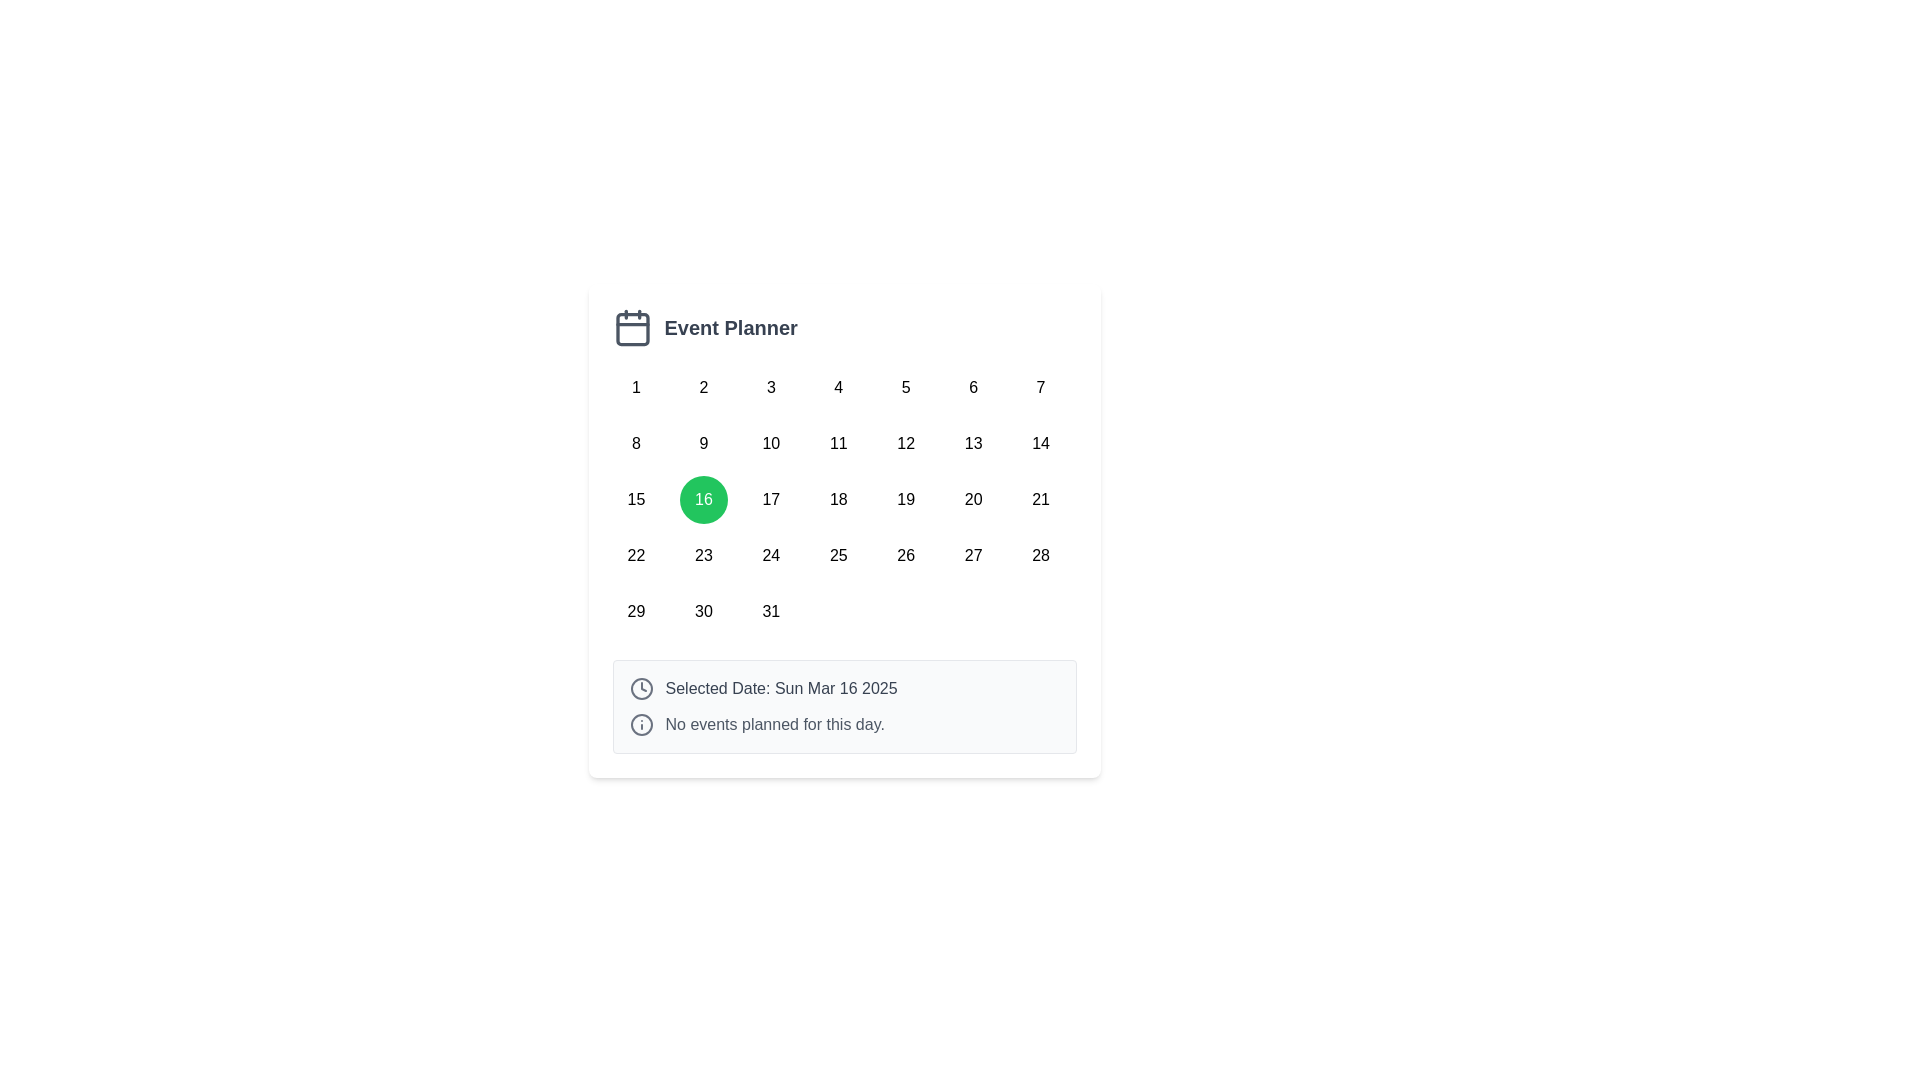 The image size is (1920, 1080). What do you see at coordinates (1040, 388) in the screenshot?
I see `the small circular button labeled '7' with a white background, located in the first row and seventh column of the calendar layout` at bounding box center [1040, 388].